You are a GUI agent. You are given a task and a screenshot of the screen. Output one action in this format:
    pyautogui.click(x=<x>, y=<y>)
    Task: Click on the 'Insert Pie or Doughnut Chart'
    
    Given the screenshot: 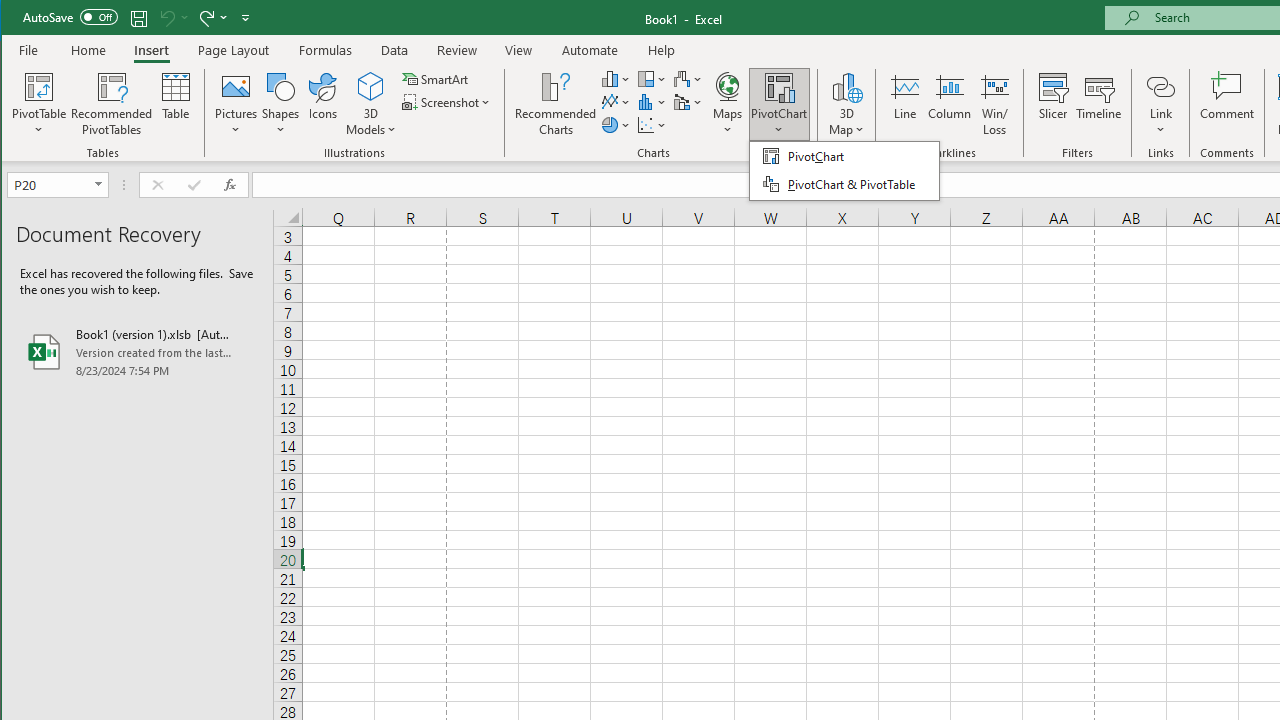 What is the action you would take?
    pyautogui.click(x=615, y=125)
    